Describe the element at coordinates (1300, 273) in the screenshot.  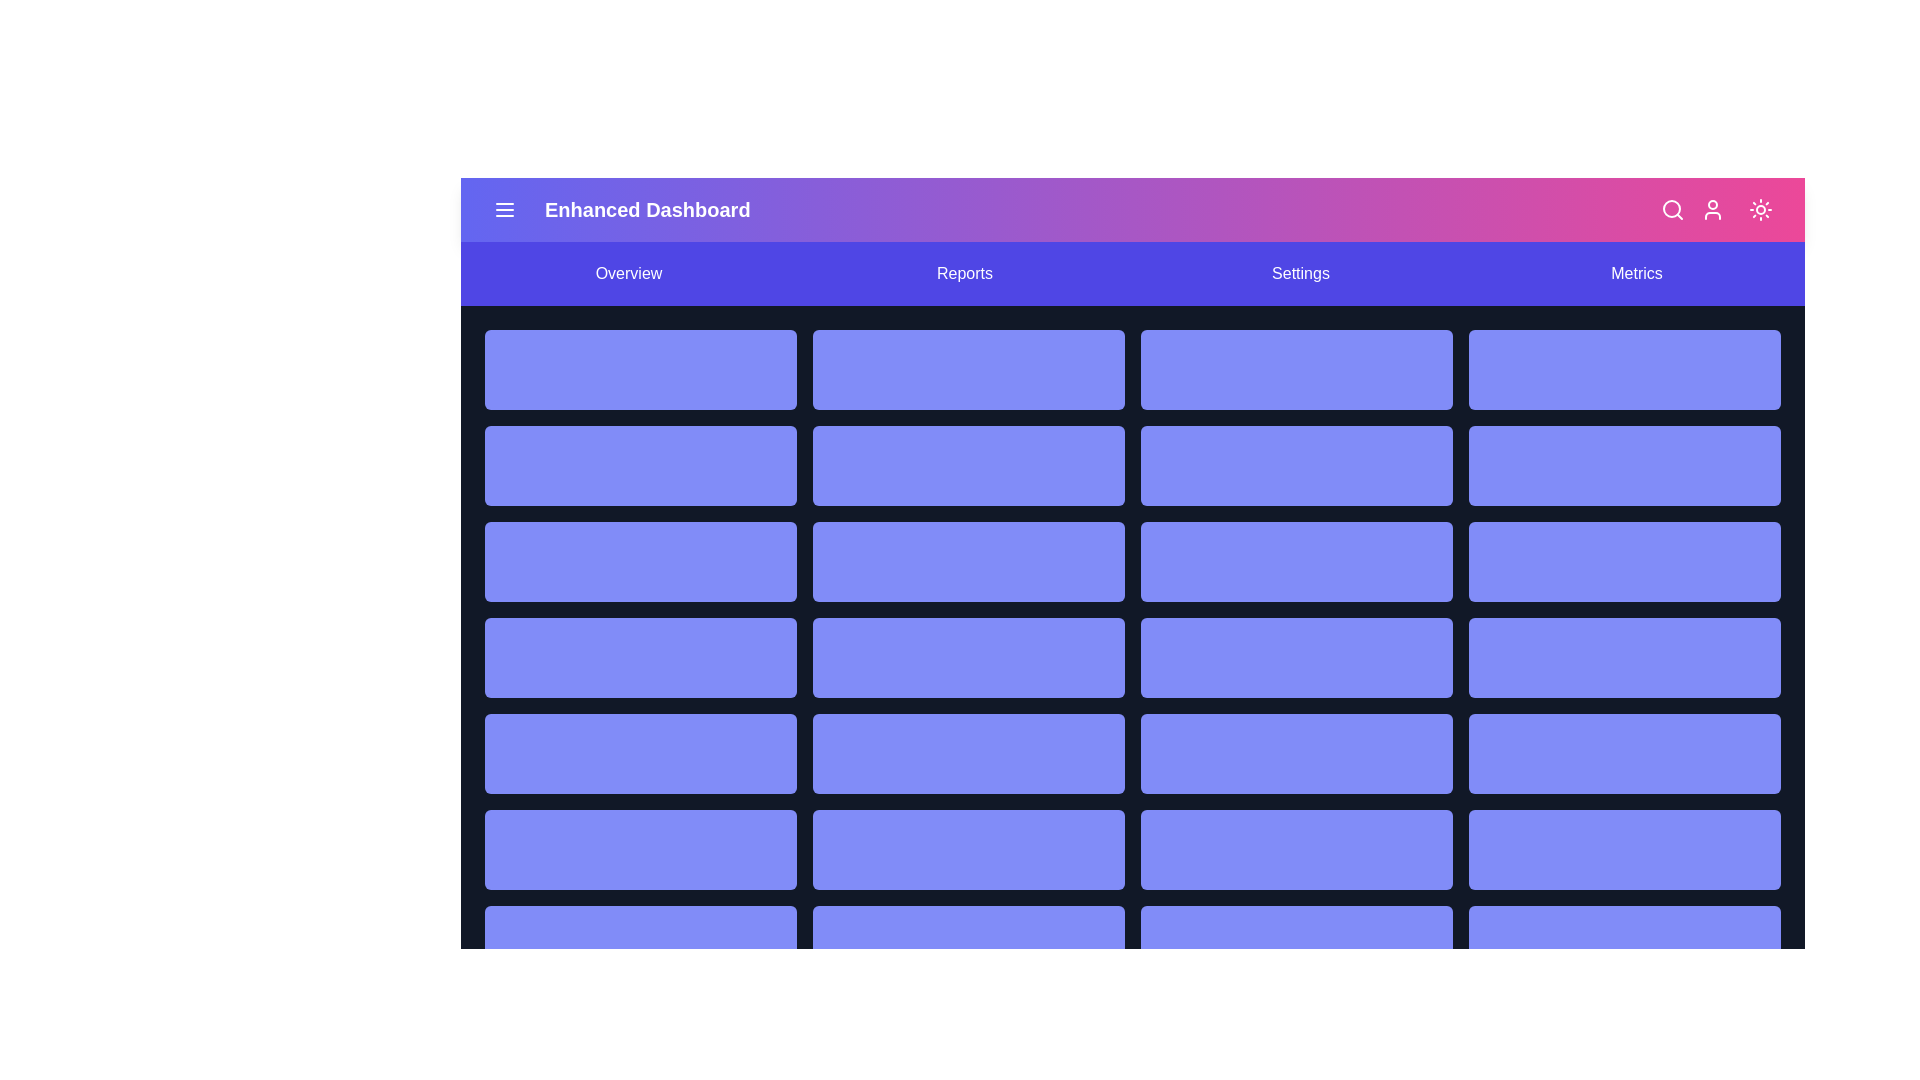
I see `the Settings navigation link` at that location.